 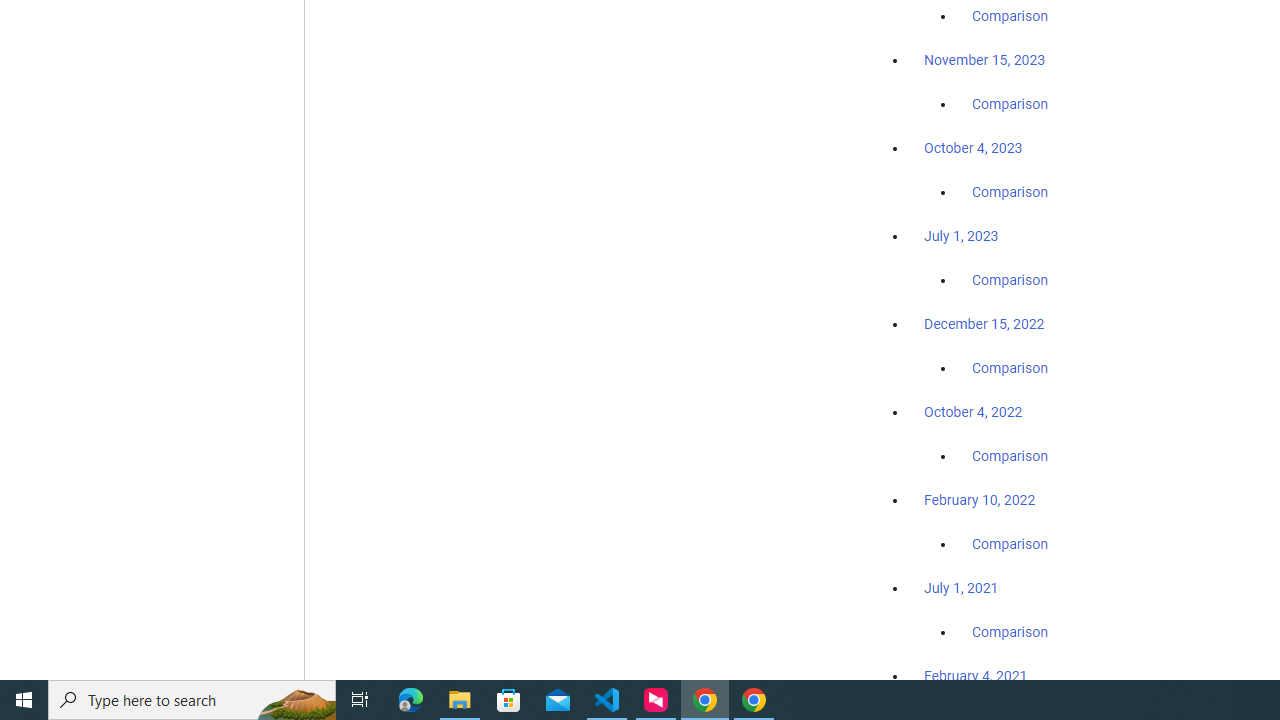 I want to click on 'December 15, 2022', so click(x=984, y=323).